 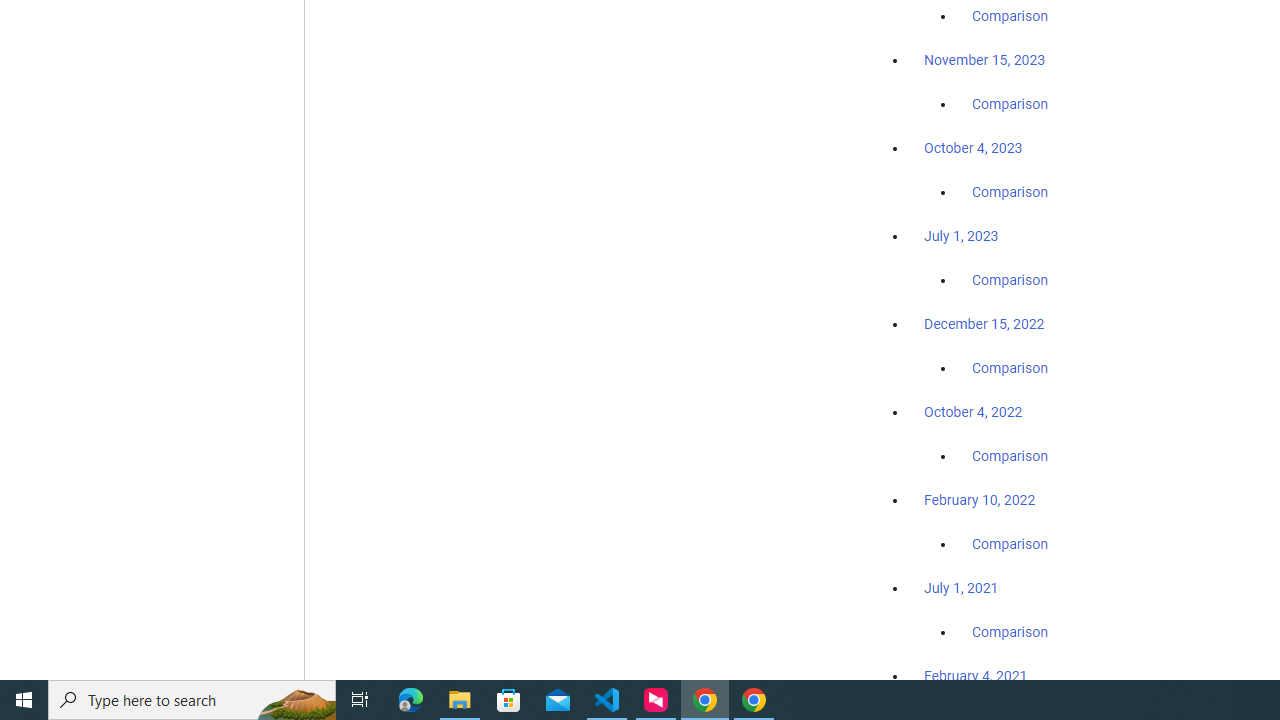 I want to click on 'December 15, 2022', so click(x=984, y=323).